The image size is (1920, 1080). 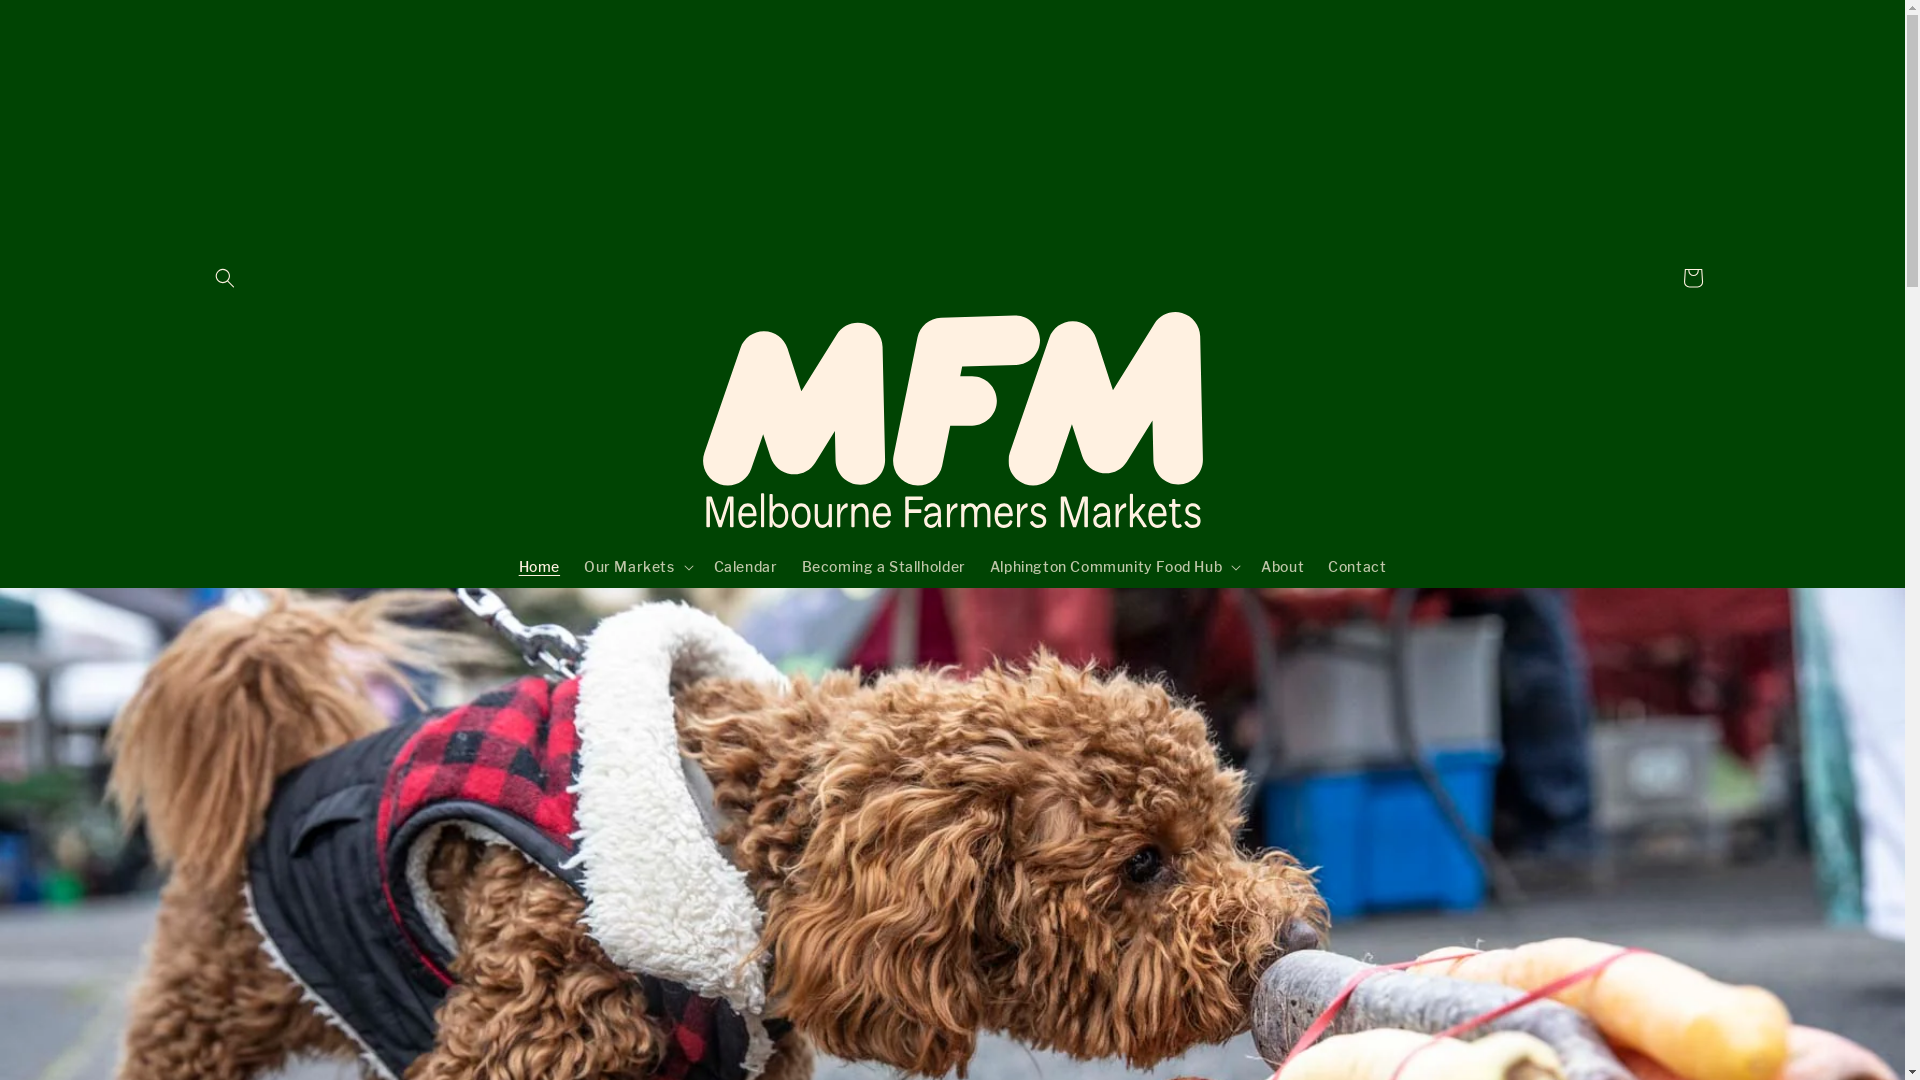 What do you see at coordinates (1690, 277) in the screenshot?
I see `'Cart'` at bounding box center [1690, 277].